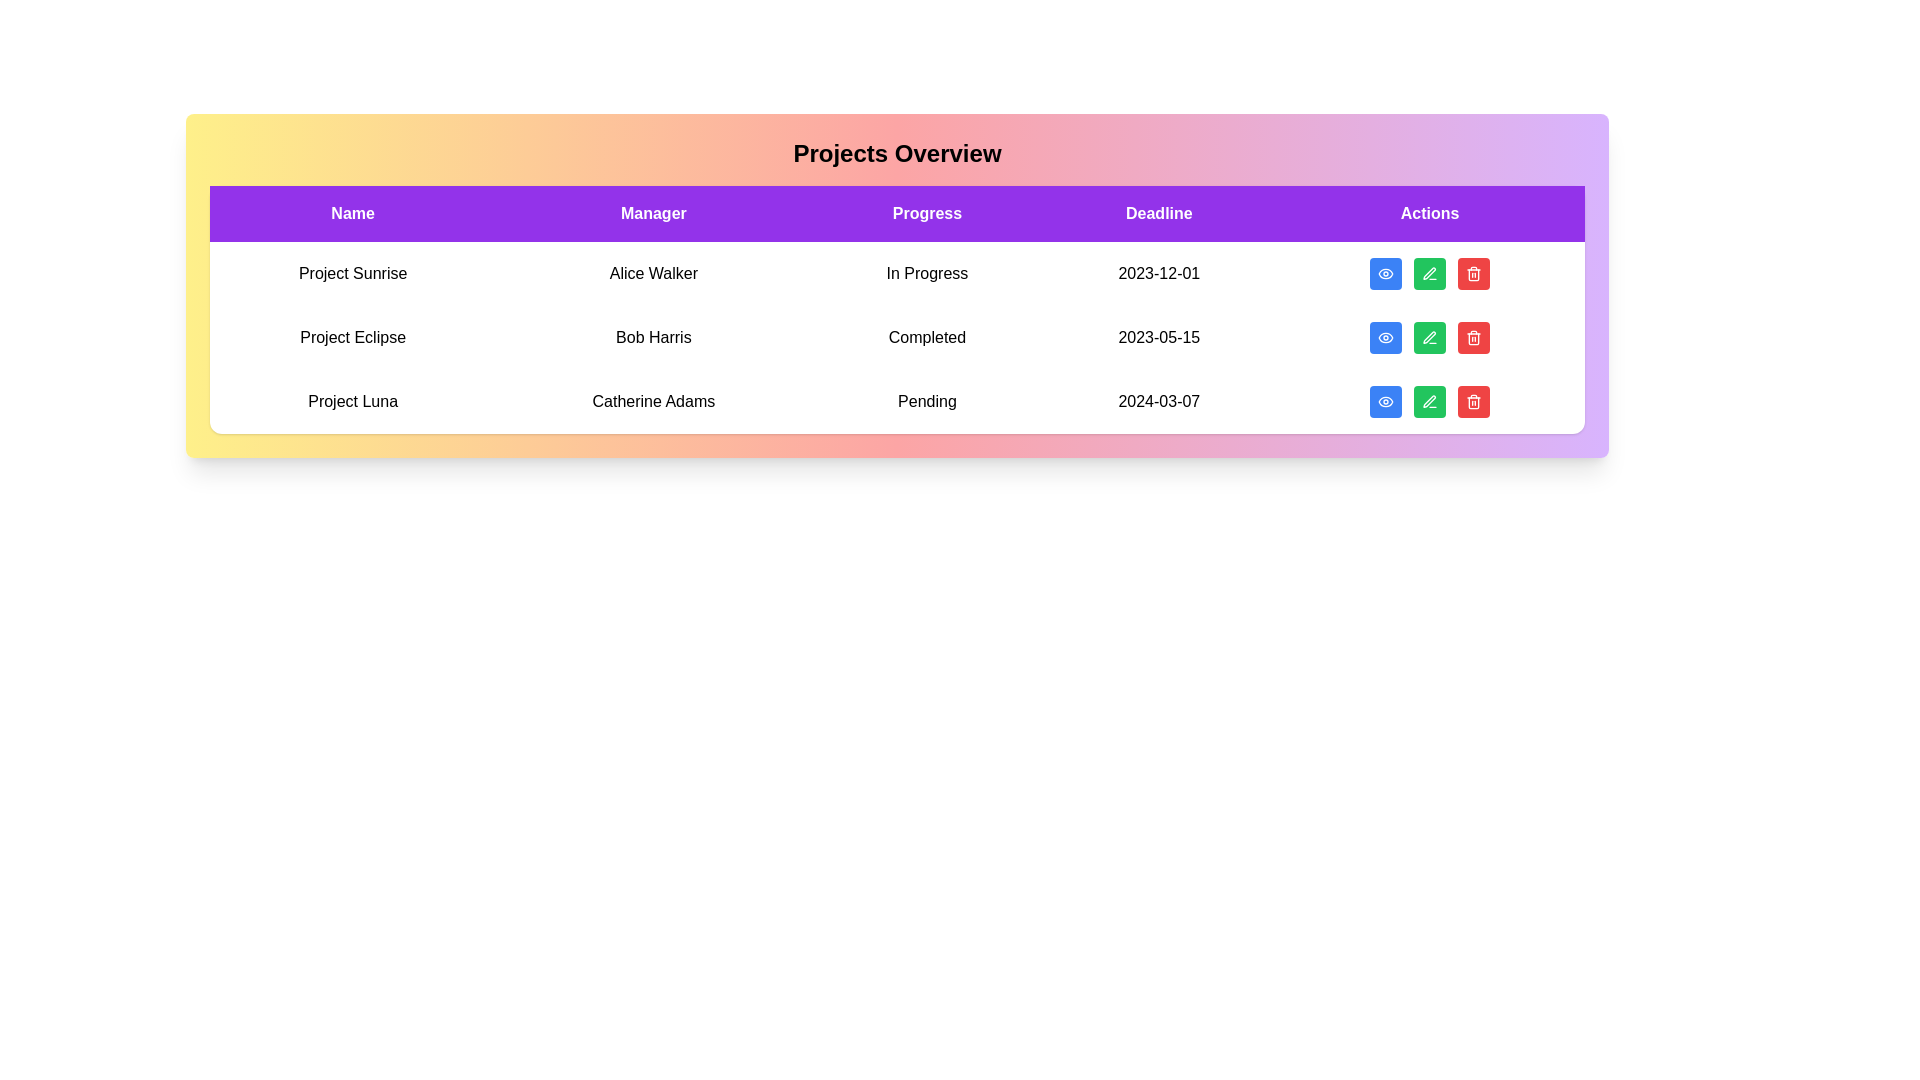 Image resolution: width=1920 pixels, height=1080 pixels. Describe the element at coordinates (1474, 401) in the screenshot. I see `delete button for the project named Project Luna` at that location.